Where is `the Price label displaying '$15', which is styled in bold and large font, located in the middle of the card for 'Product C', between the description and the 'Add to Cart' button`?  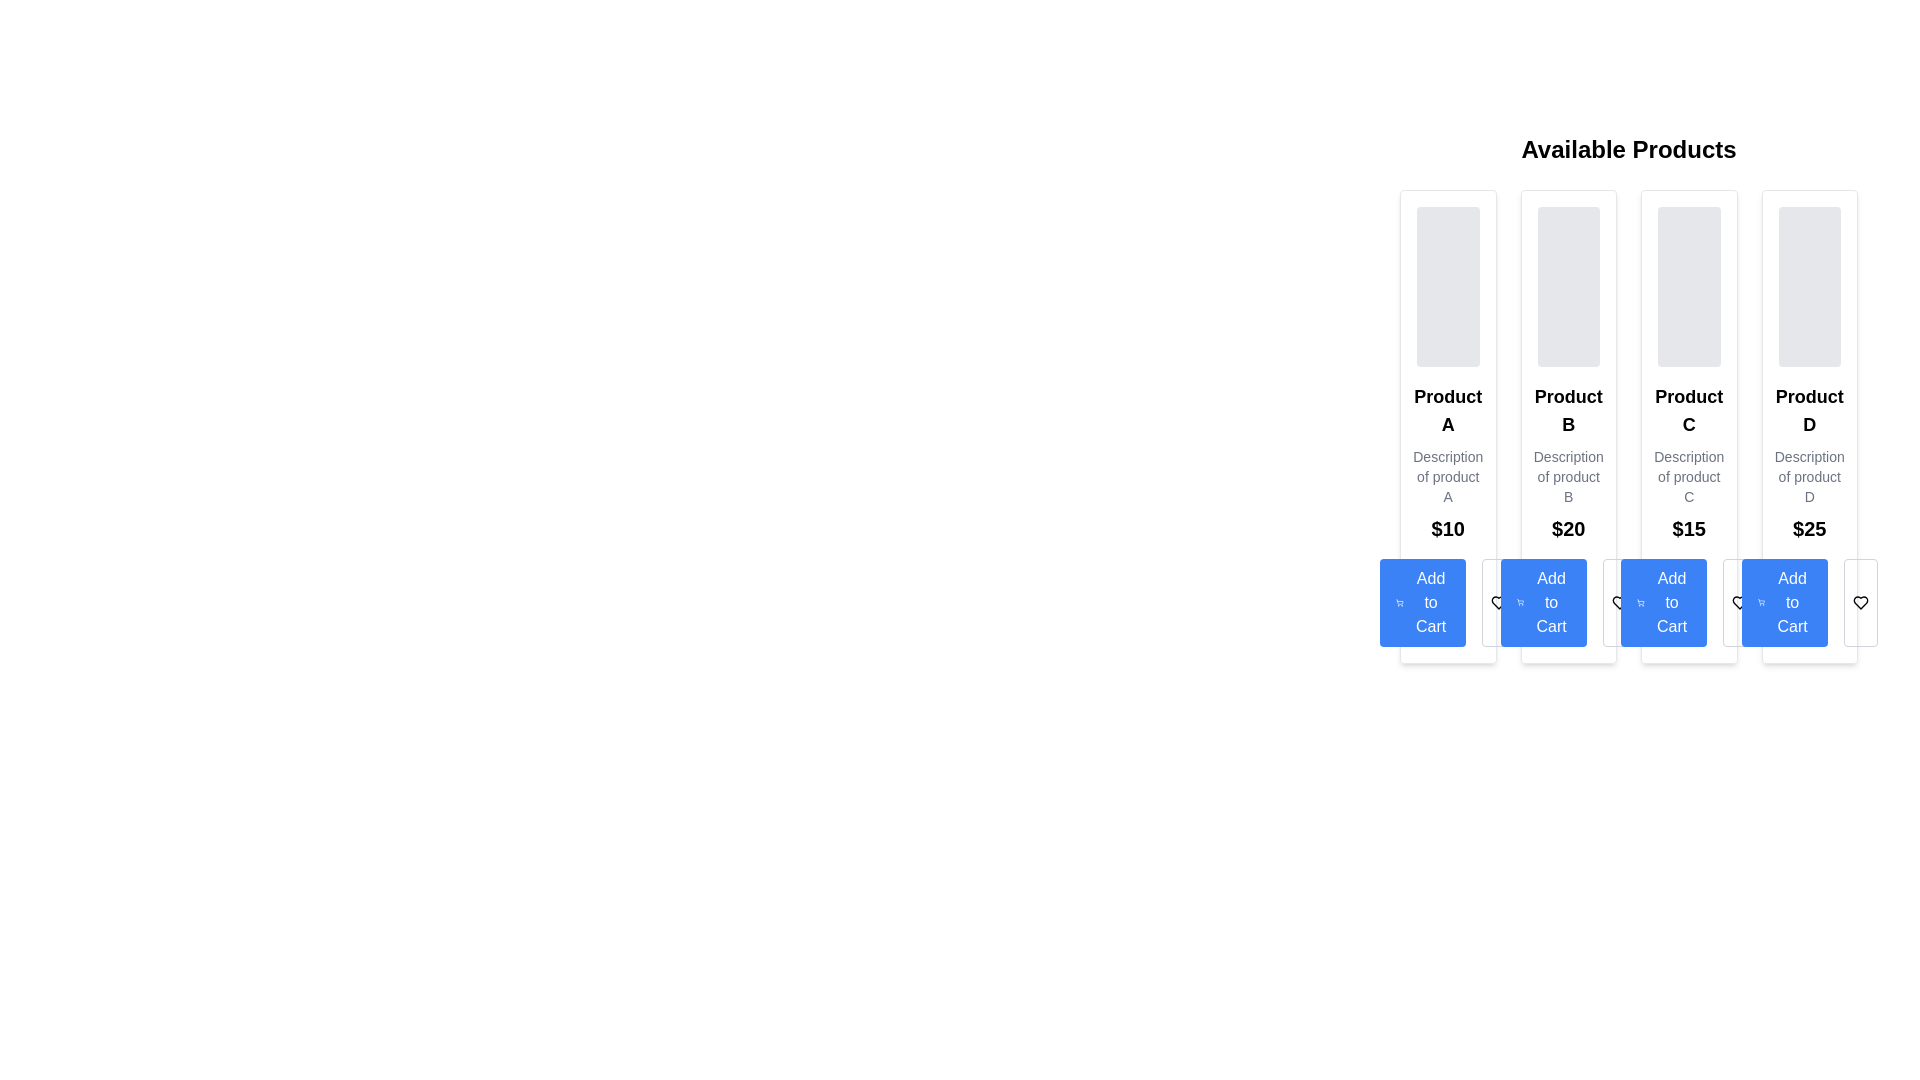 the Price label displaying '$15', which is styled in bold and large font, located in the middle of the card for 'Product C', between the description and the 'Add to Cart' button is located at coordinates (1688, 527).